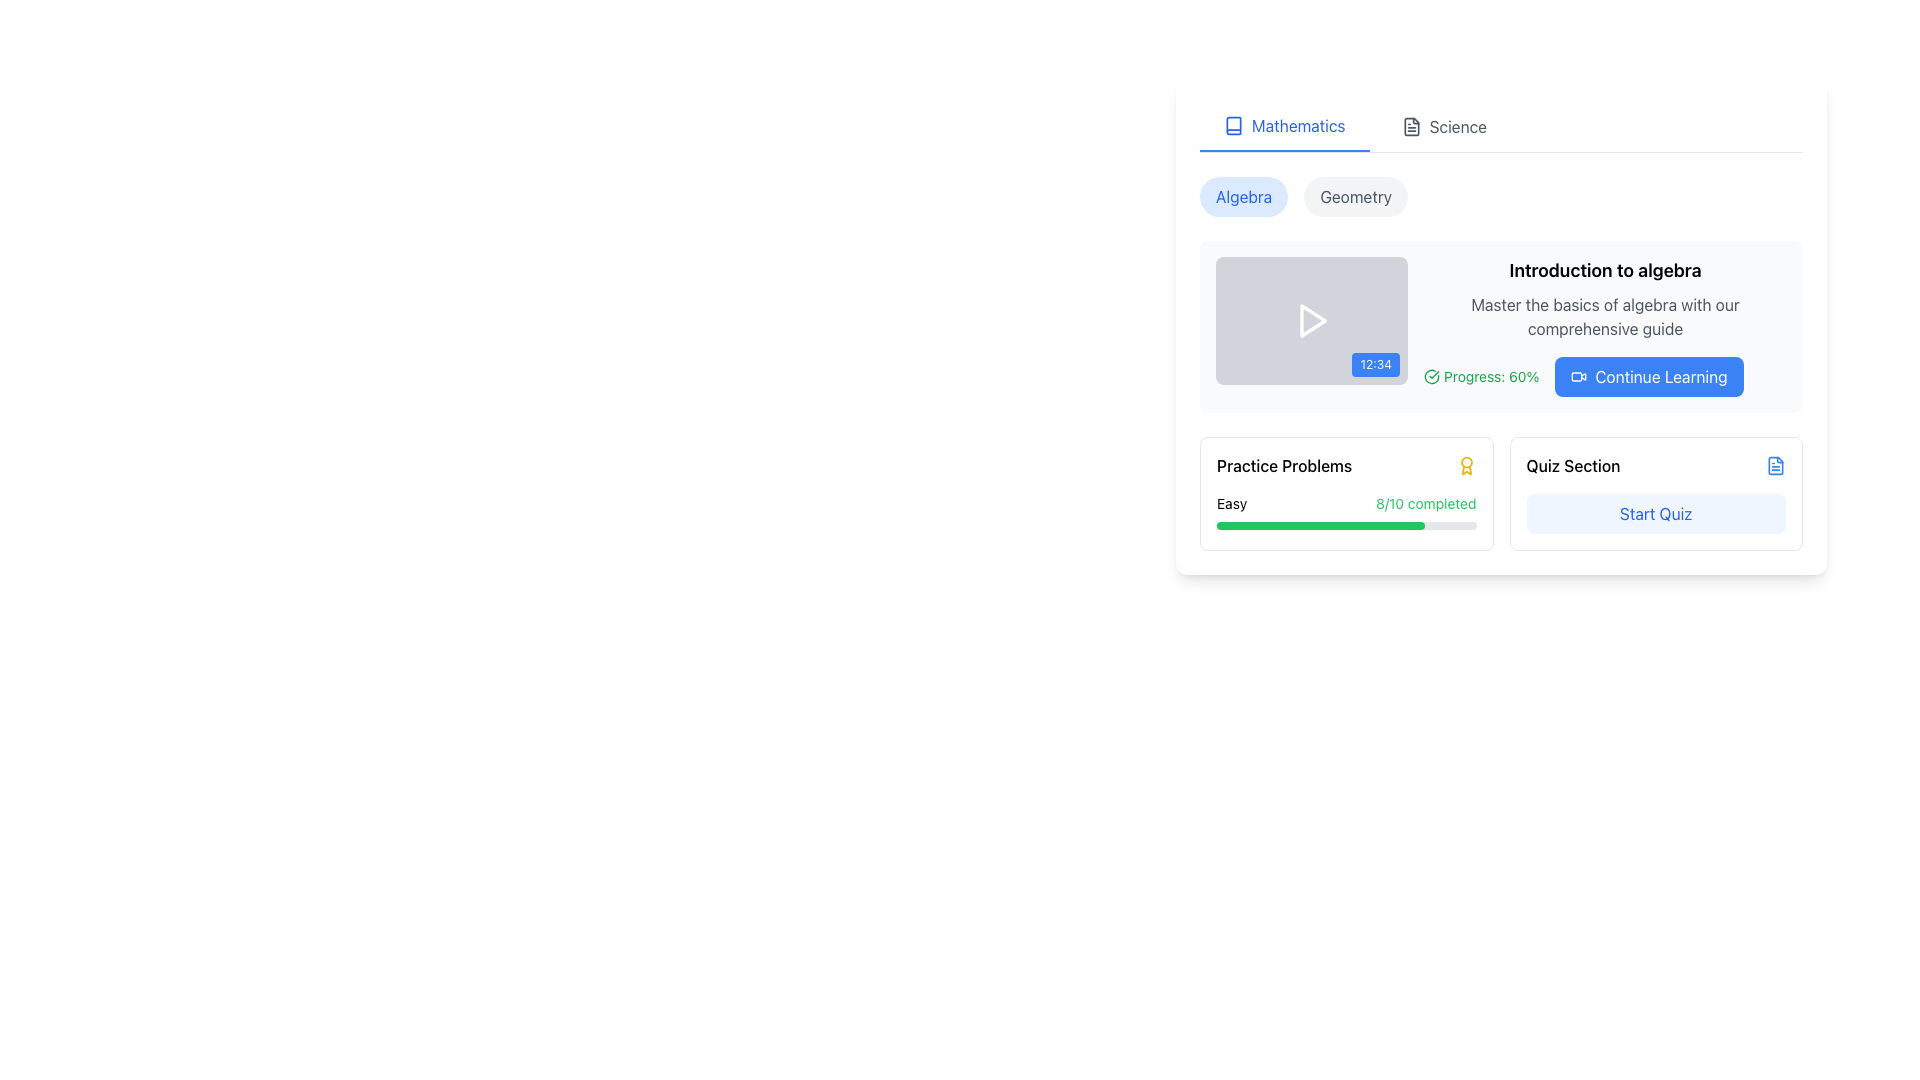  What do you see at coordinates (1410, 127) in the screenshot?
I see `the rectangular body of the file icon in the SVG component adjacent to the 'Science' tab` at bounding box center [1410, 127].